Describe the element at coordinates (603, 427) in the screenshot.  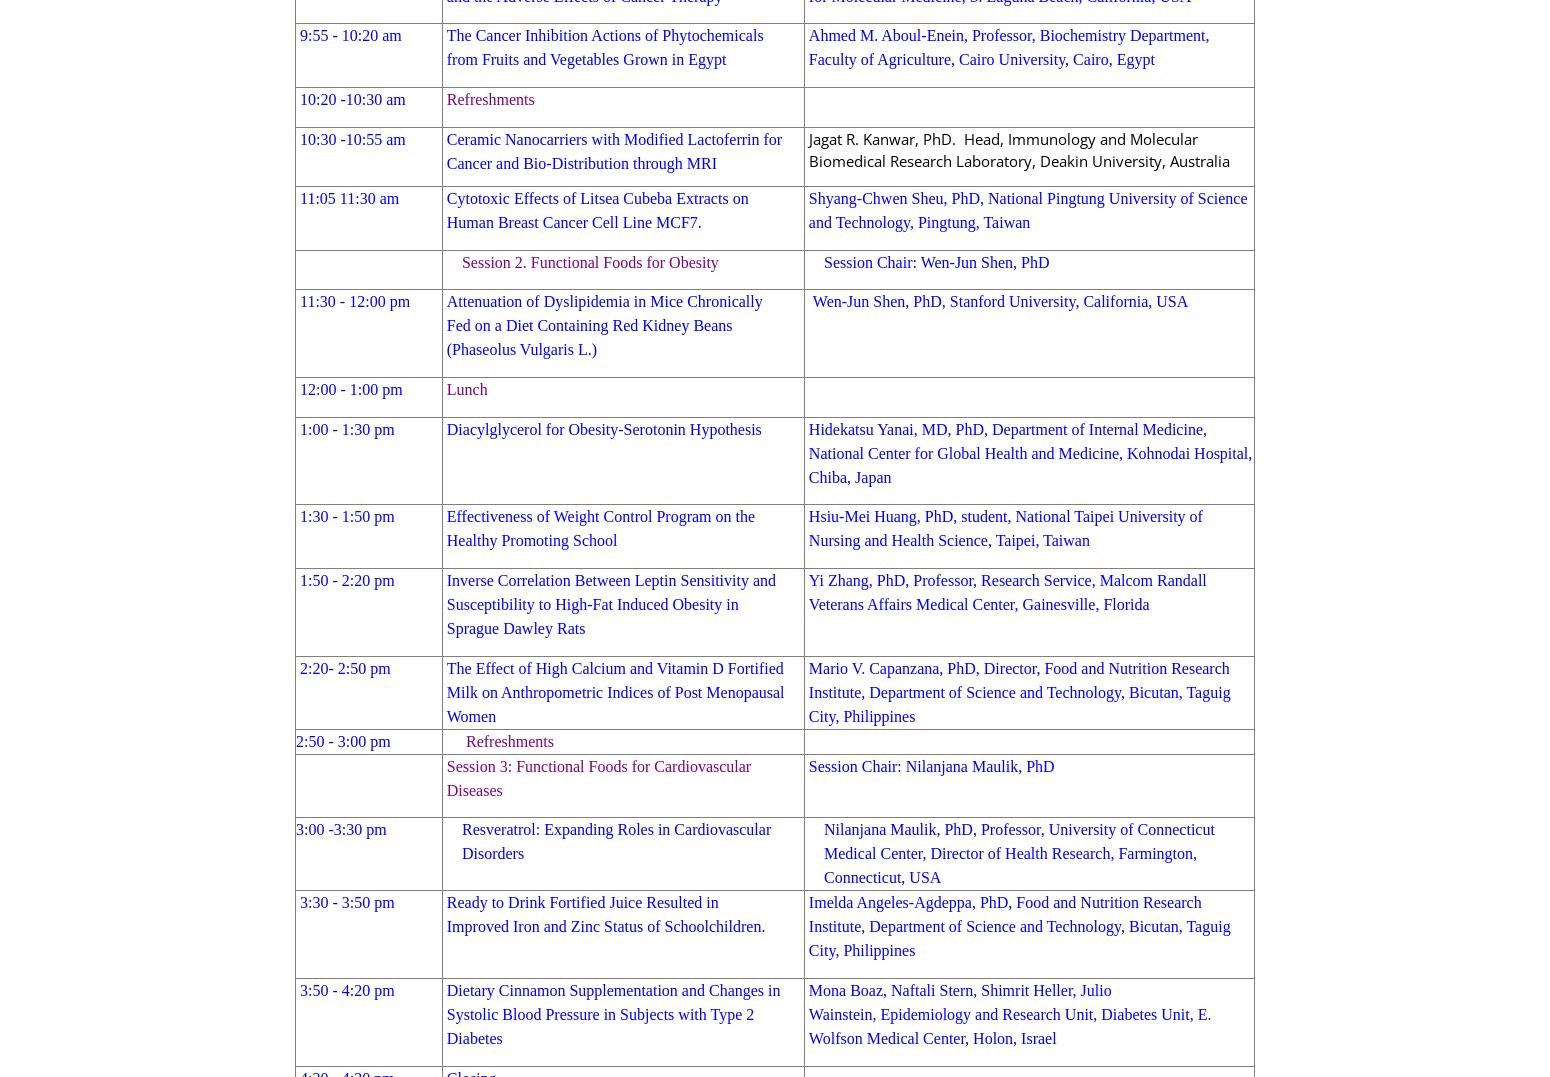
I see `'Diacylglycerol for Obesity-Serotonin Hypothesis'` at that location.